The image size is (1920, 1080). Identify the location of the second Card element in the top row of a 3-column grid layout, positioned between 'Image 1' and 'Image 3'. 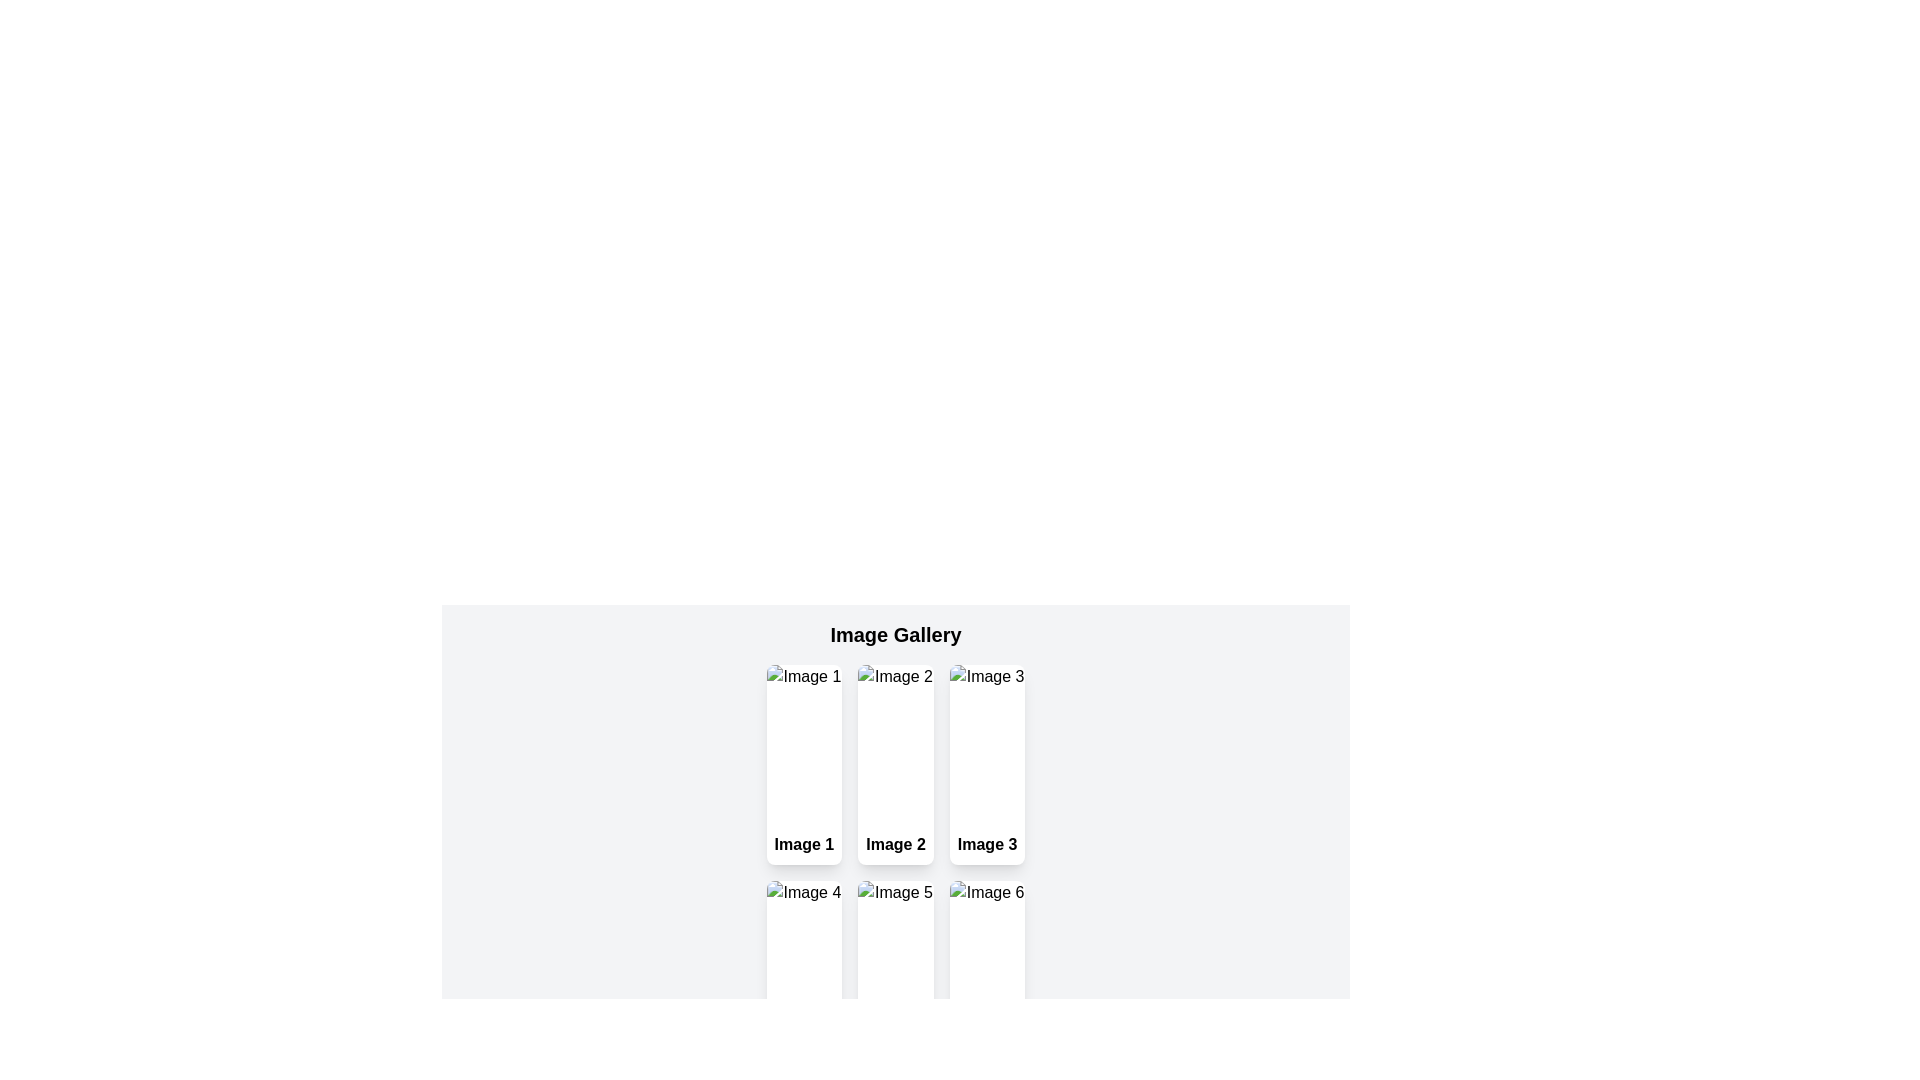
(895, 764).